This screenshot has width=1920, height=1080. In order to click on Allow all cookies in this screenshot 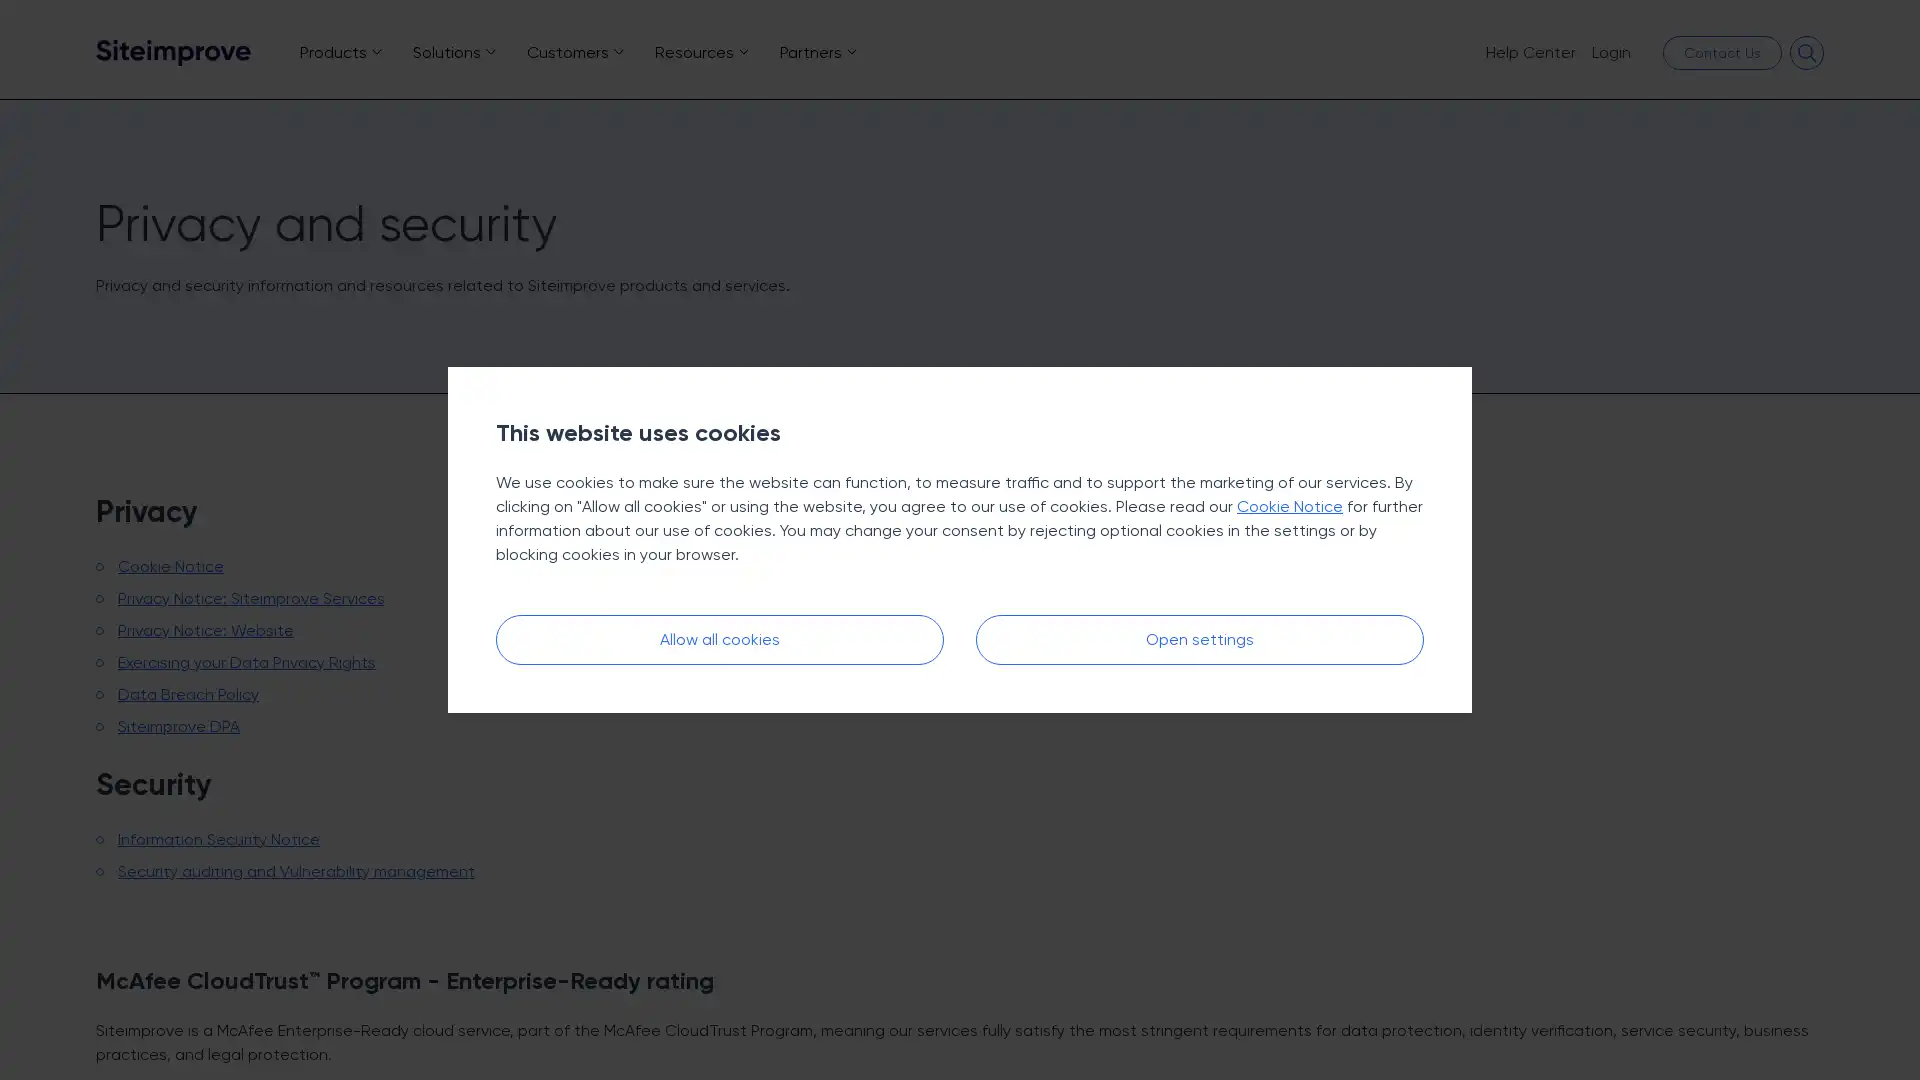, I will do `click(720, 640)`.